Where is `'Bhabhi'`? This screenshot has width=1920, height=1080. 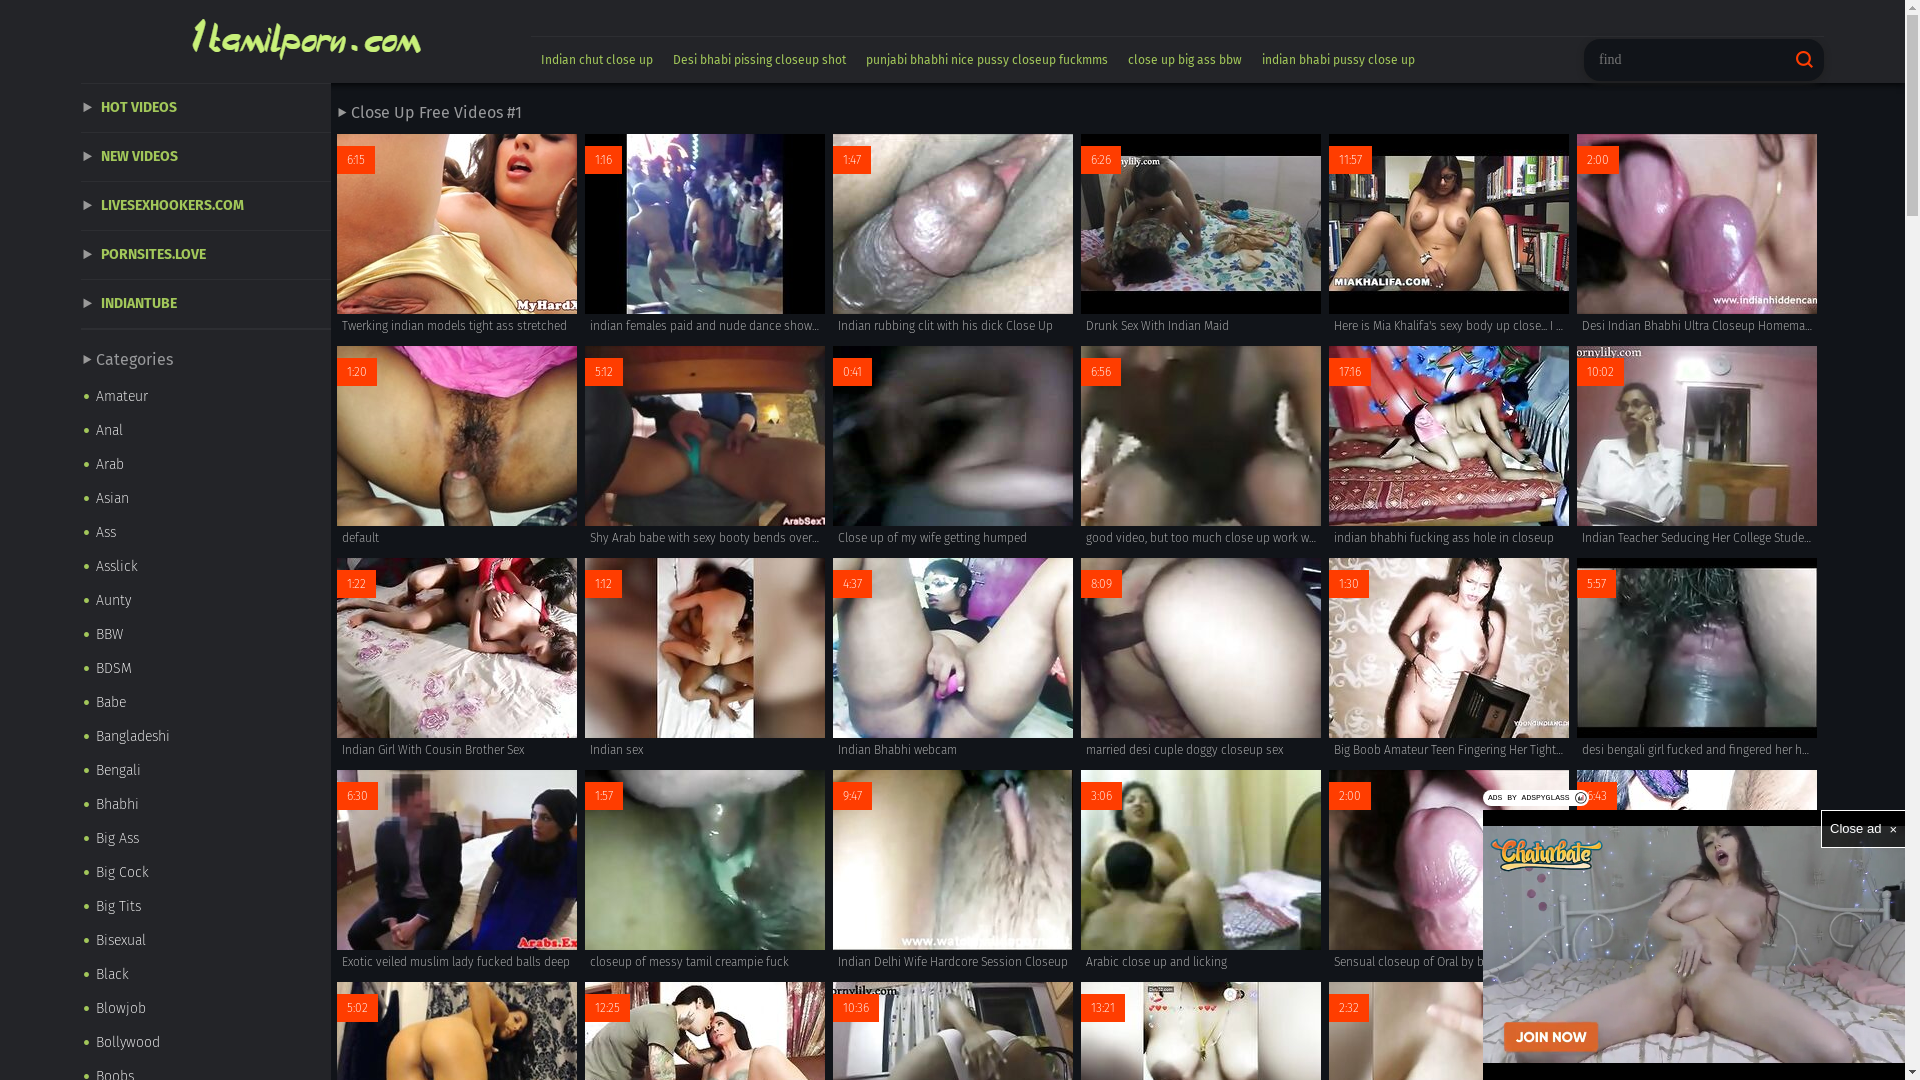
'Bhabhi' is located at coordinates (206, 804).